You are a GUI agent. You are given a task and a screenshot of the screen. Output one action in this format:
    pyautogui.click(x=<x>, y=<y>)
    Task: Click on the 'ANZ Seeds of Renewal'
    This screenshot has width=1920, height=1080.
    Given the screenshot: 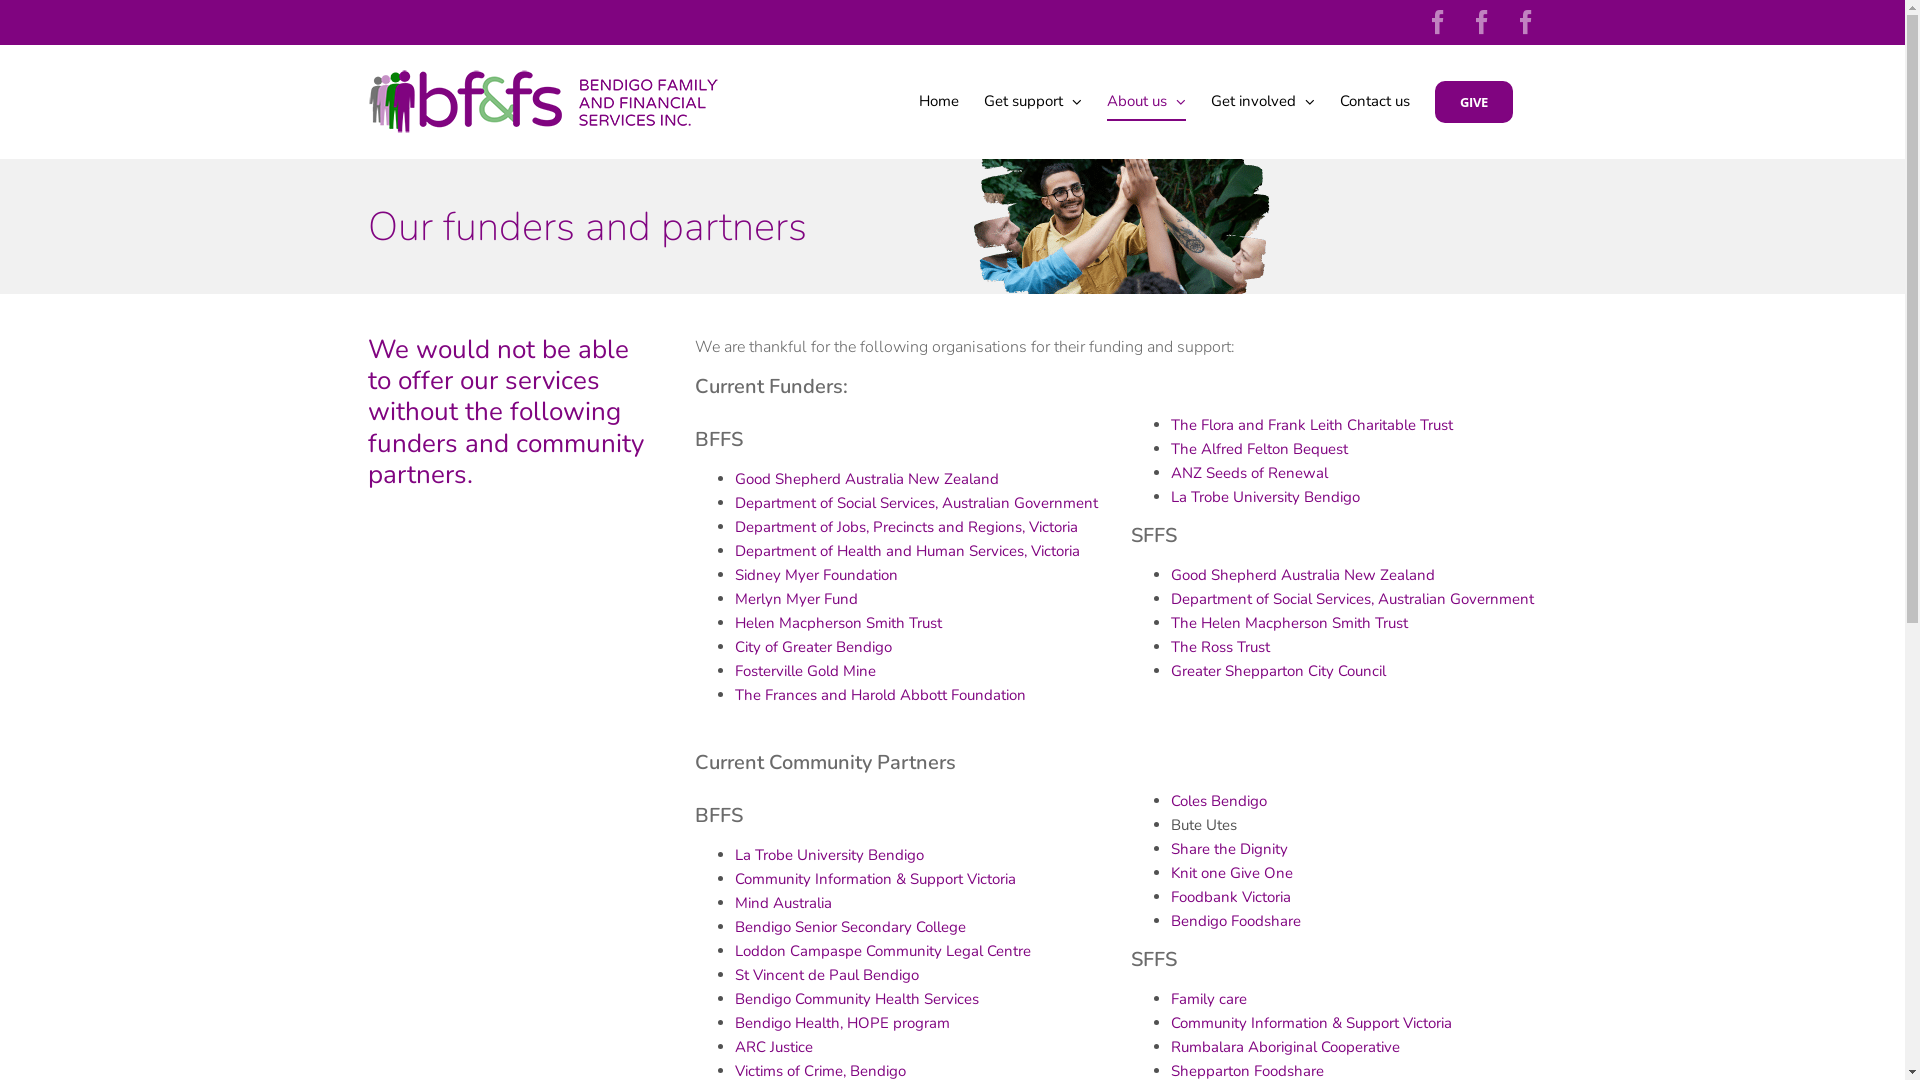 What is the action you would take?
    pyautogui.click(x=1248, y=473)
    